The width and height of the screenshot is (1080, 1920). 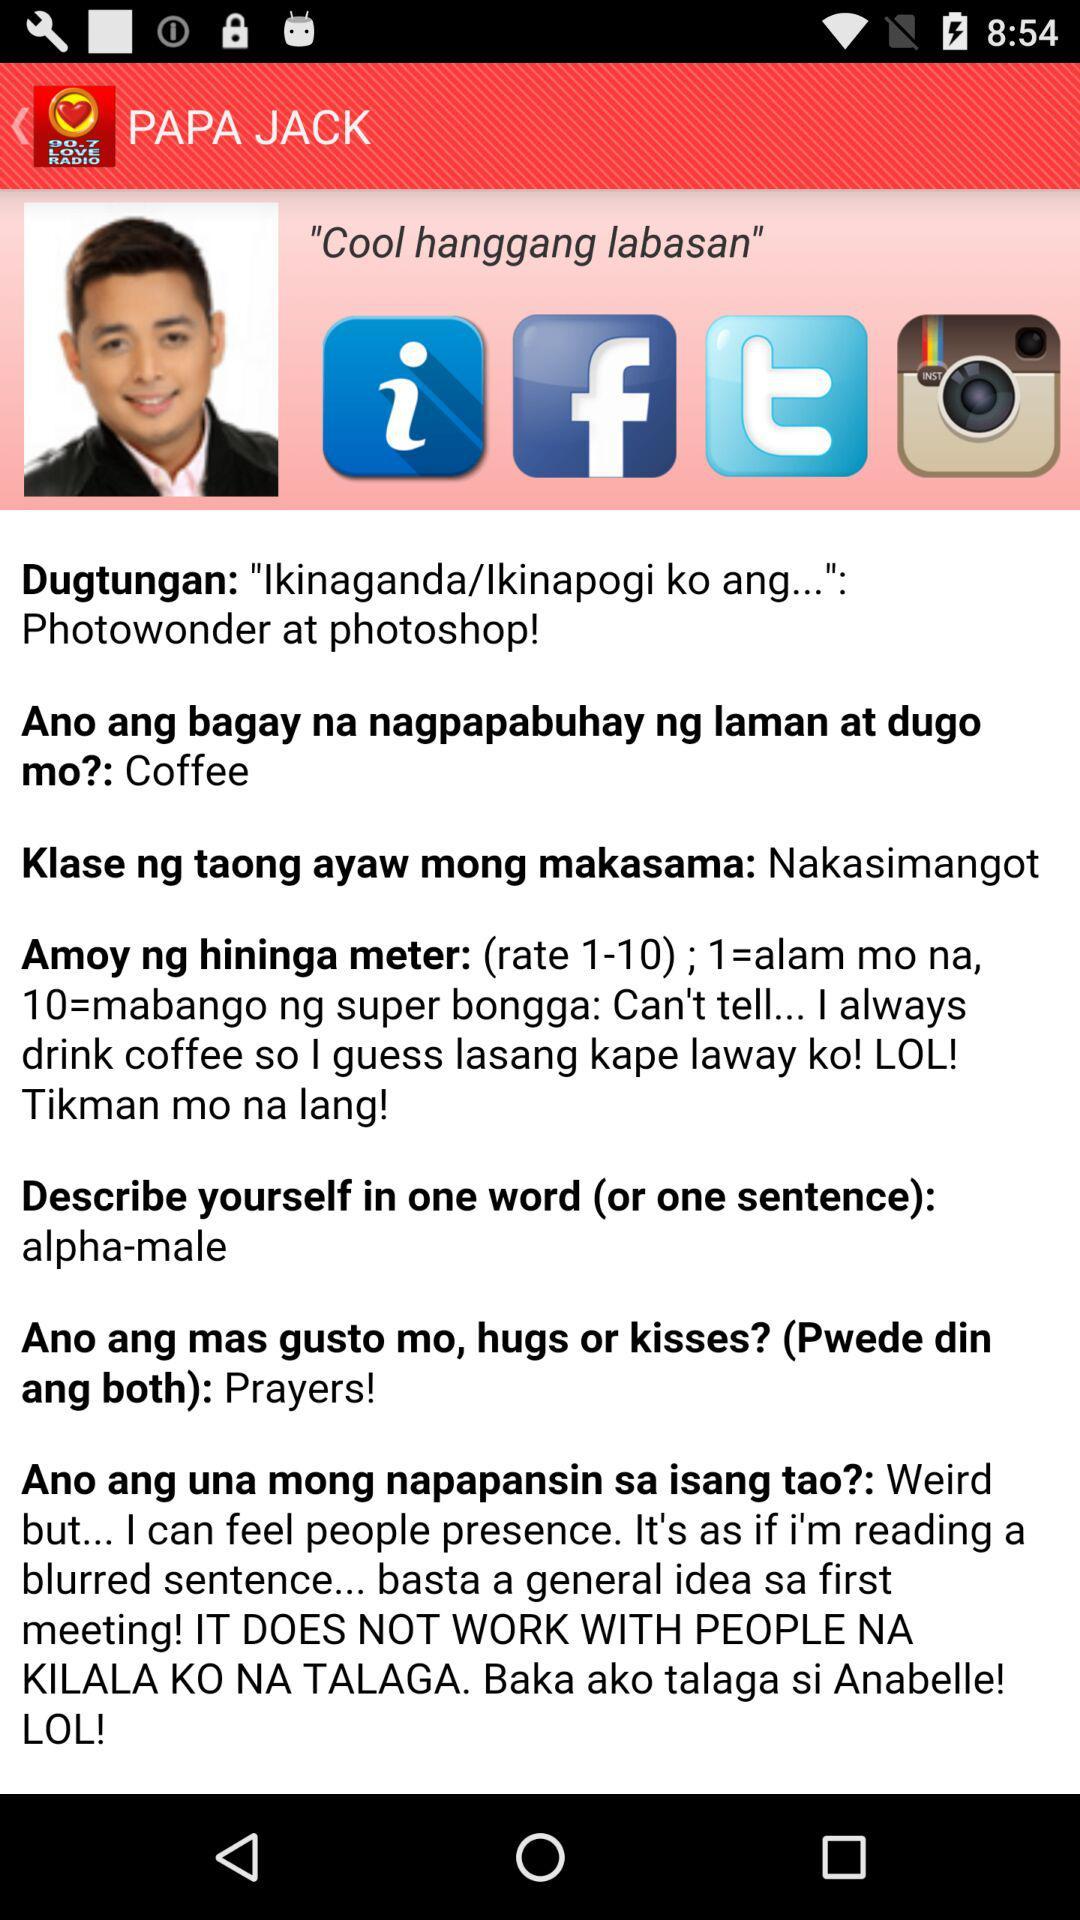 What do you see at coordinates (540, 1152) in the screenshot?
I see `details` at bounding box center [540, 1152].